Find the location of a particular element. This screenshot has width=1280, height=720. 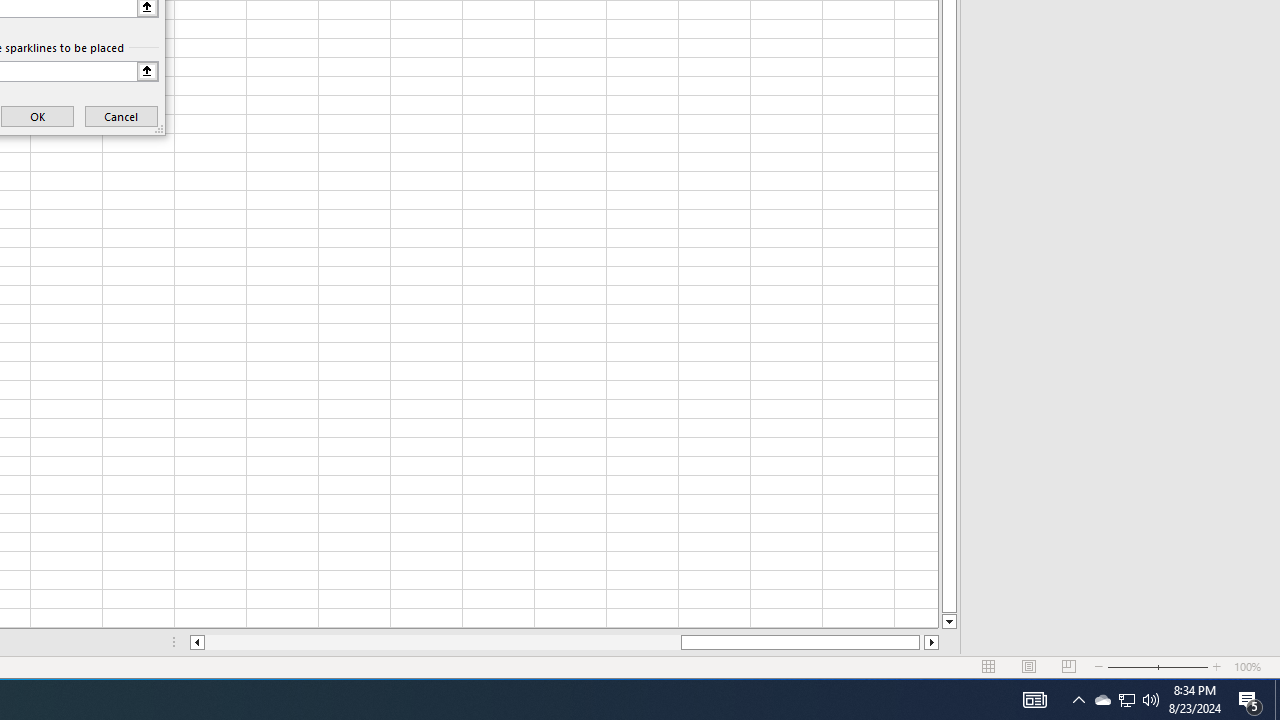

'Zoom' is located at coordinates (1158, 667).